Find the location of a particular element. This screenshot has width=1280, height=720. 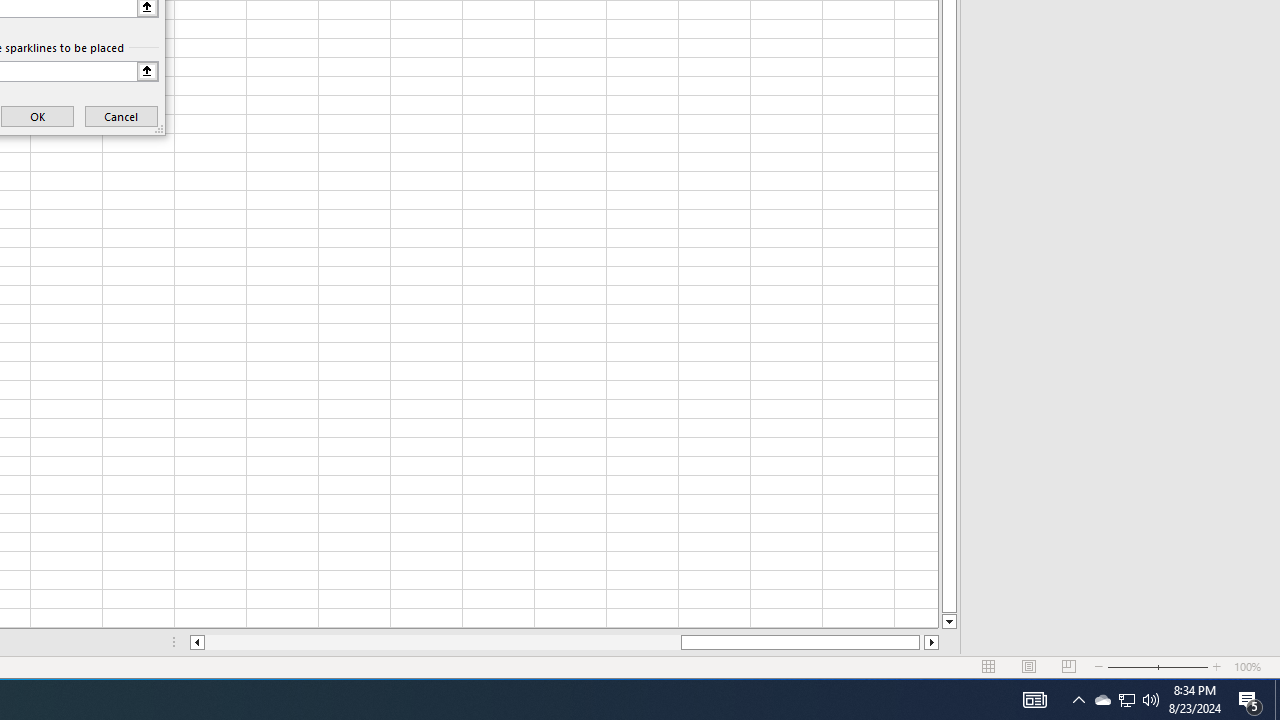

'Zoom' is located at coordinates (1158, 667).